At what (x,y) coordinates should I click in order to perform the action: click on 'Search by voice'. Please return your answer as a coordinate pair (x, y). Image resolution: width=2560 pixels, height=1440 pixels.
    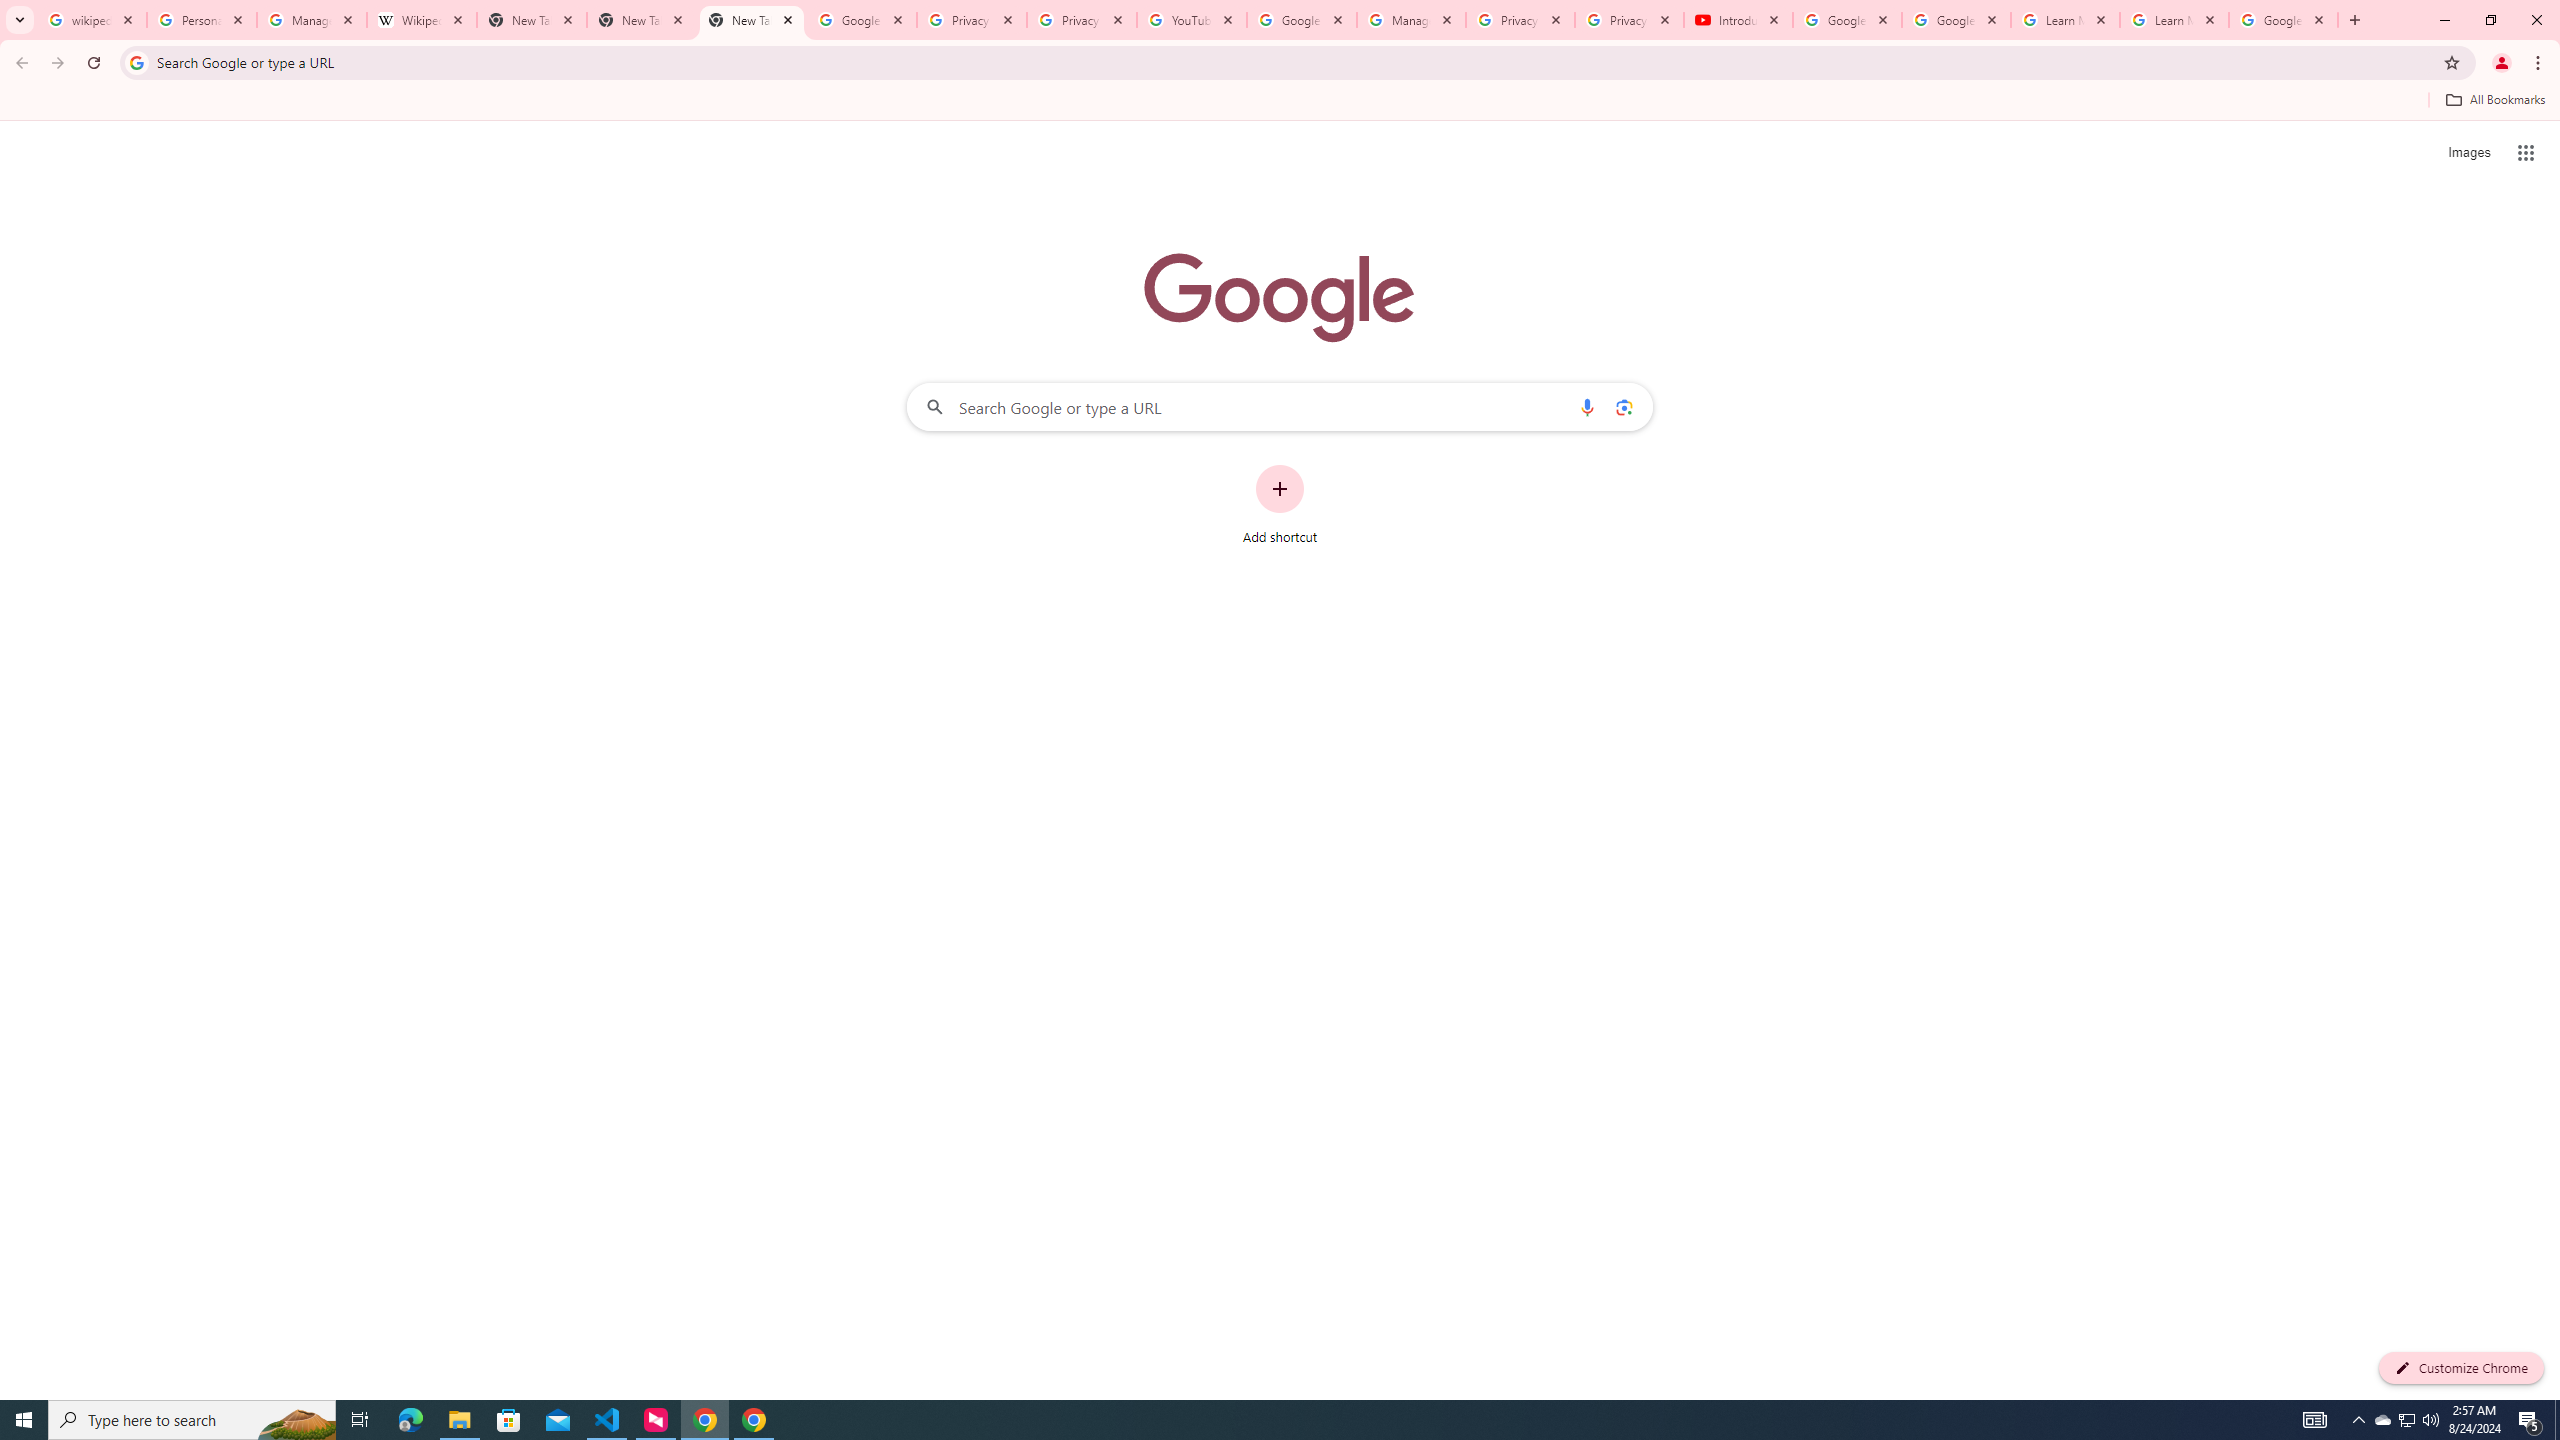
    Looking at the image, I should click on (1586, 405).